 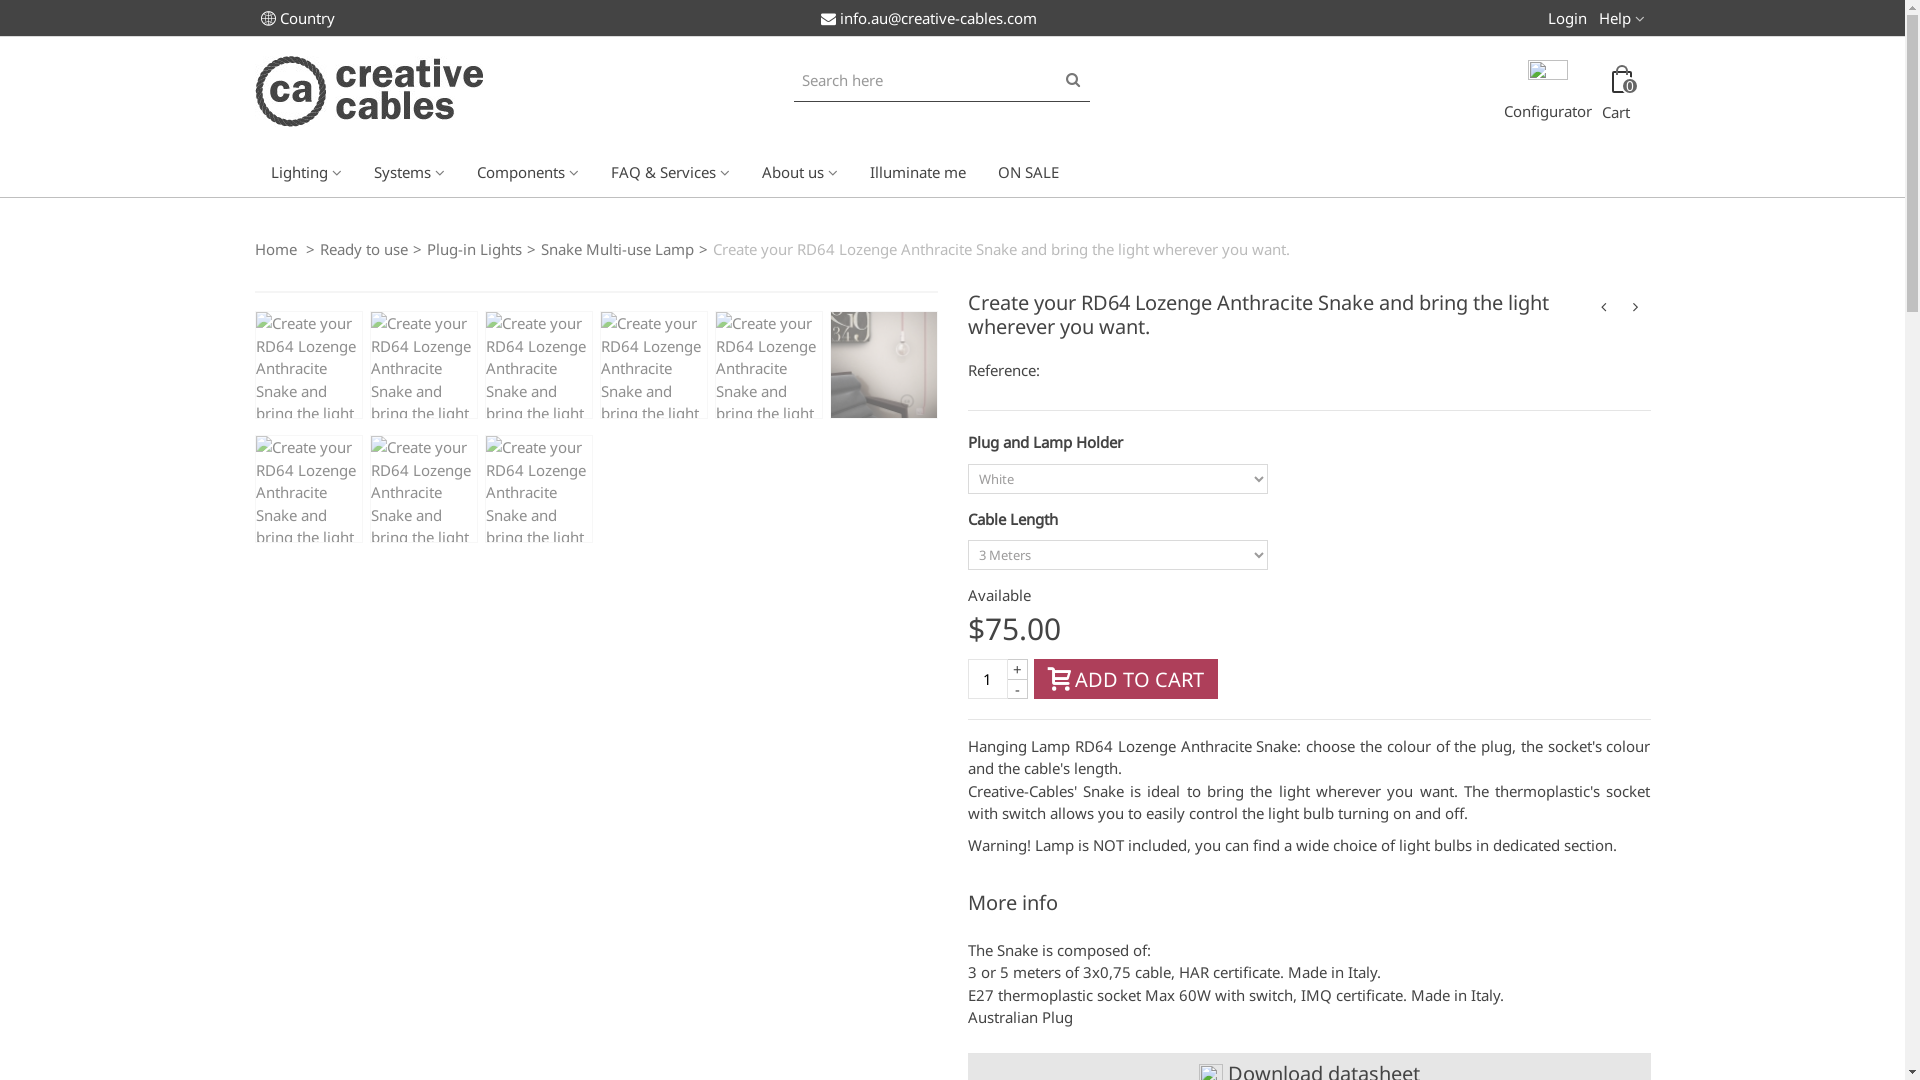 What do you see at coordinates (800, 169) in the screenshot?
I see `'About us'` at bounding box center [800, 169].